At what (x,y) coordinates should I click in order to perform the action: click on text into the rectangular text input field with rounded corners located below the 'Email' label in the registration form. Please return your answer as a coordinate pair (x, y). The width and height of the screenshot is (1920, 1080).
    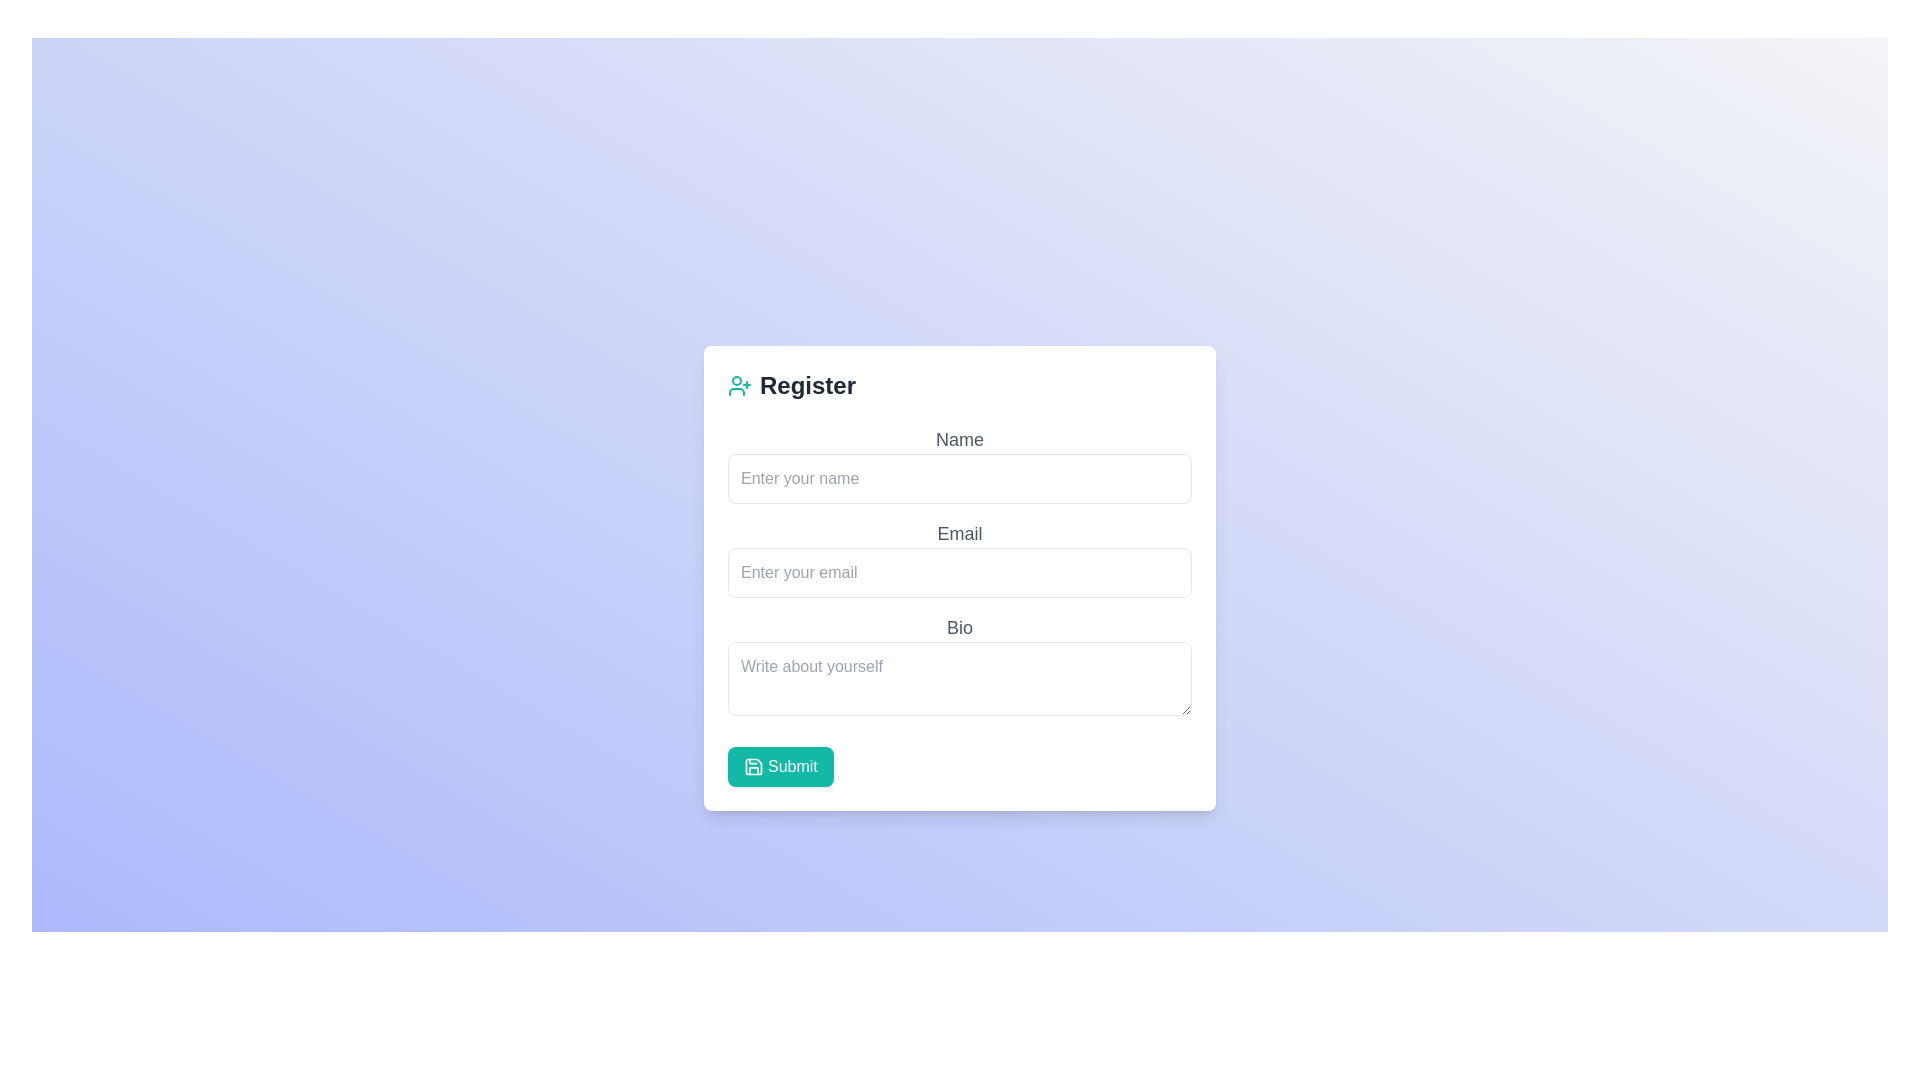
    Looking at the image, I should click on (960, 572).